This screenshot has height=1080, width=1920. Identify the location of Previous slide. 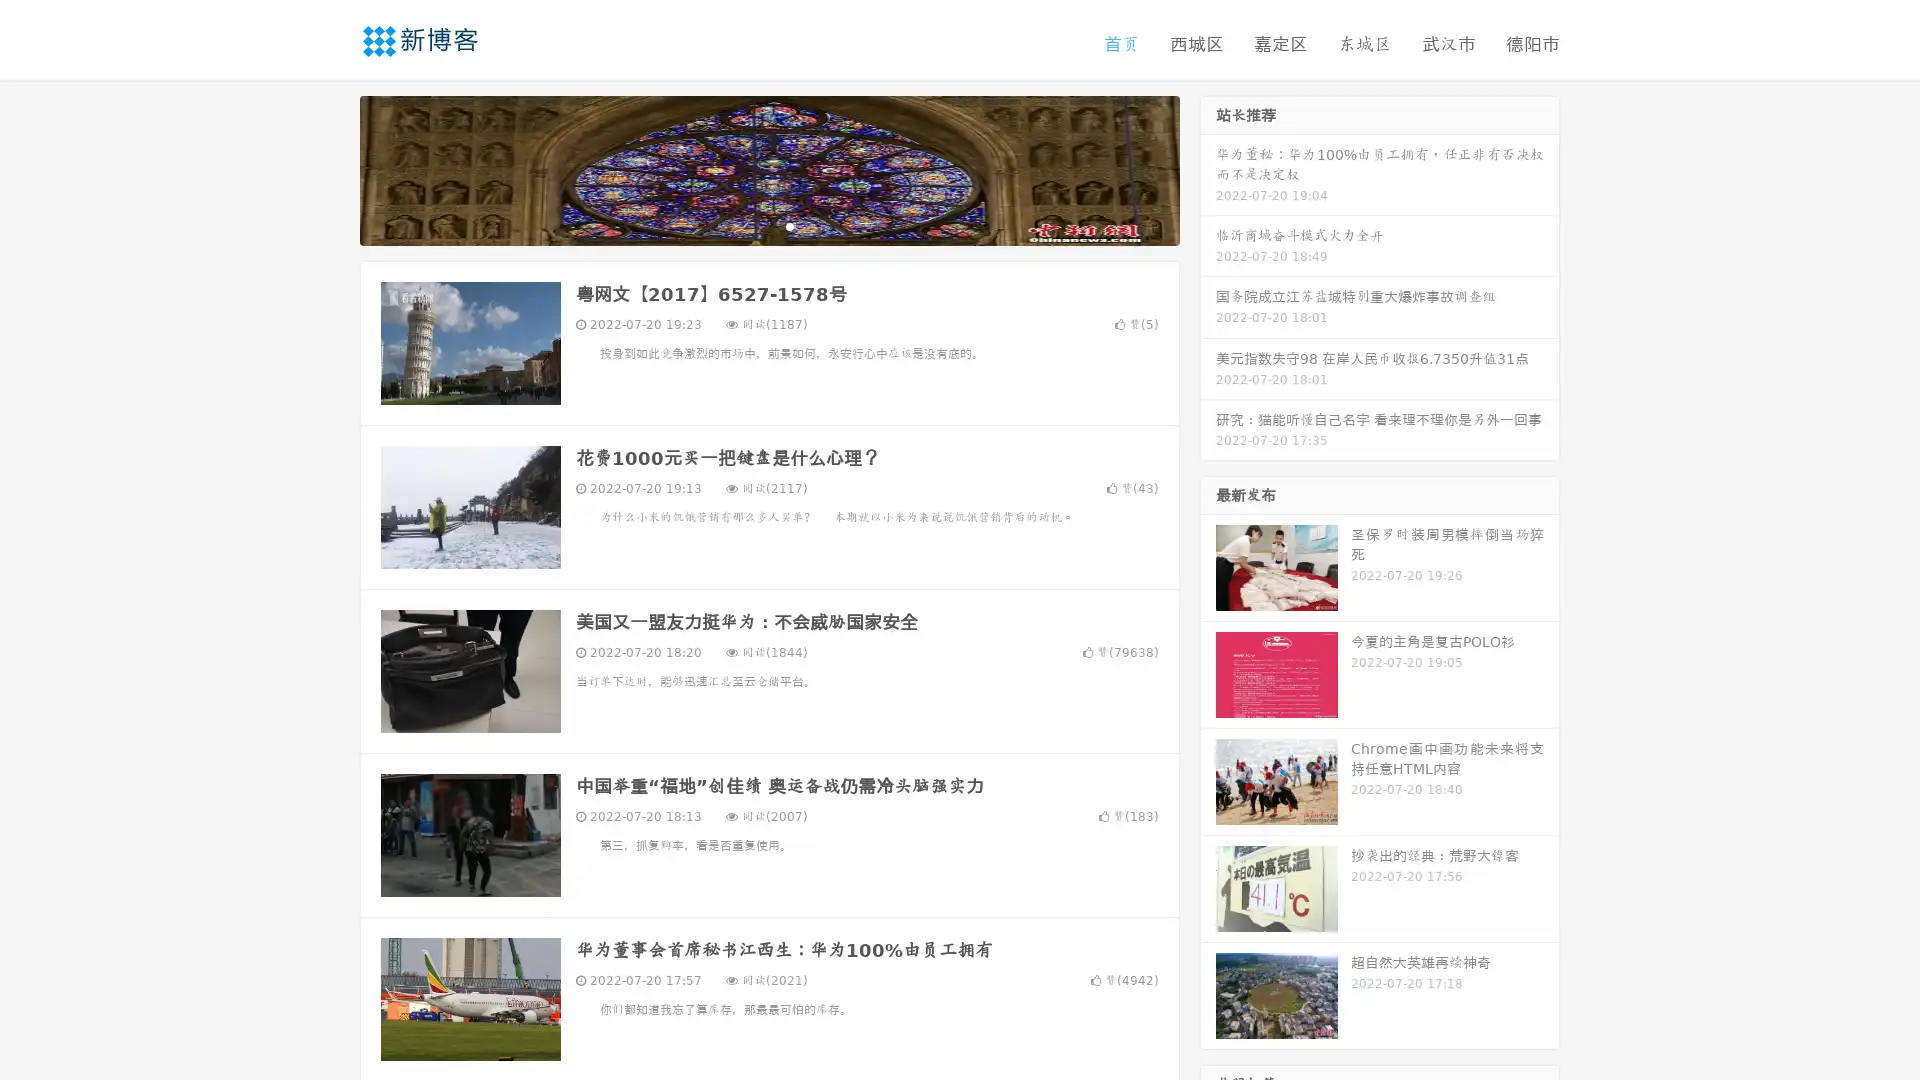
(330, 168).